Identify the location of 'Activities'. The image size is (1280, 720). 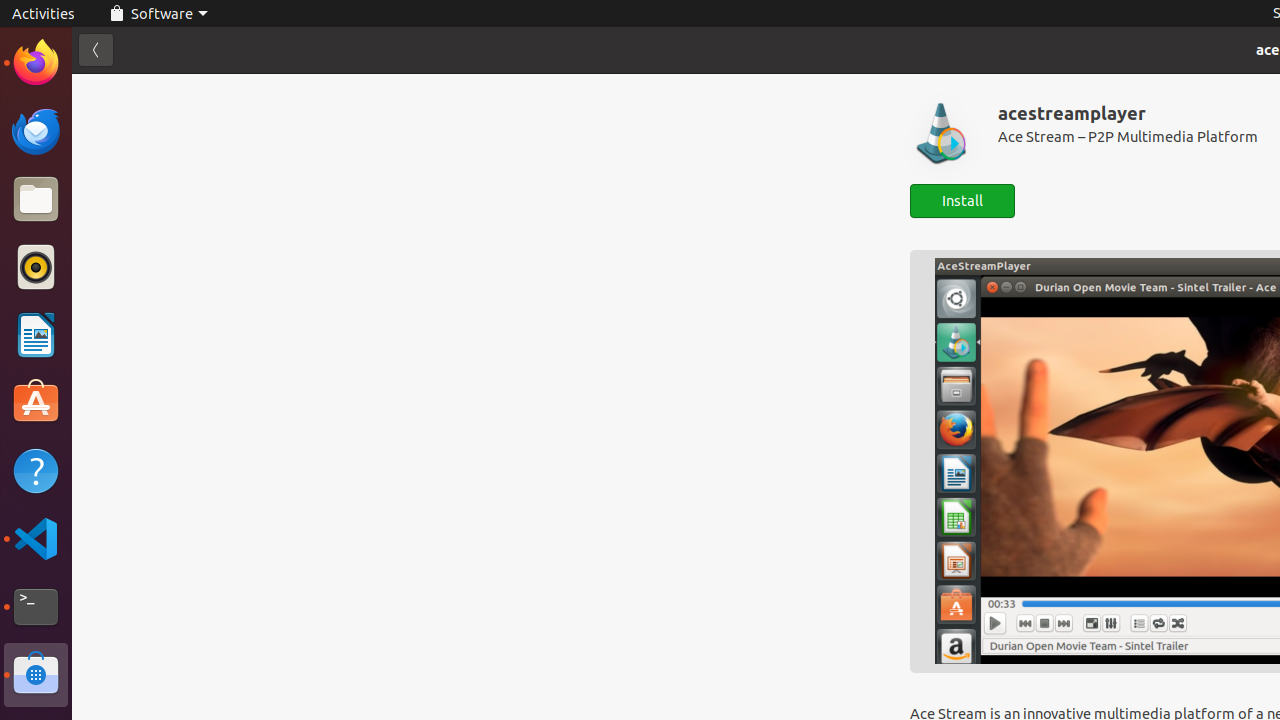
(43, 13).